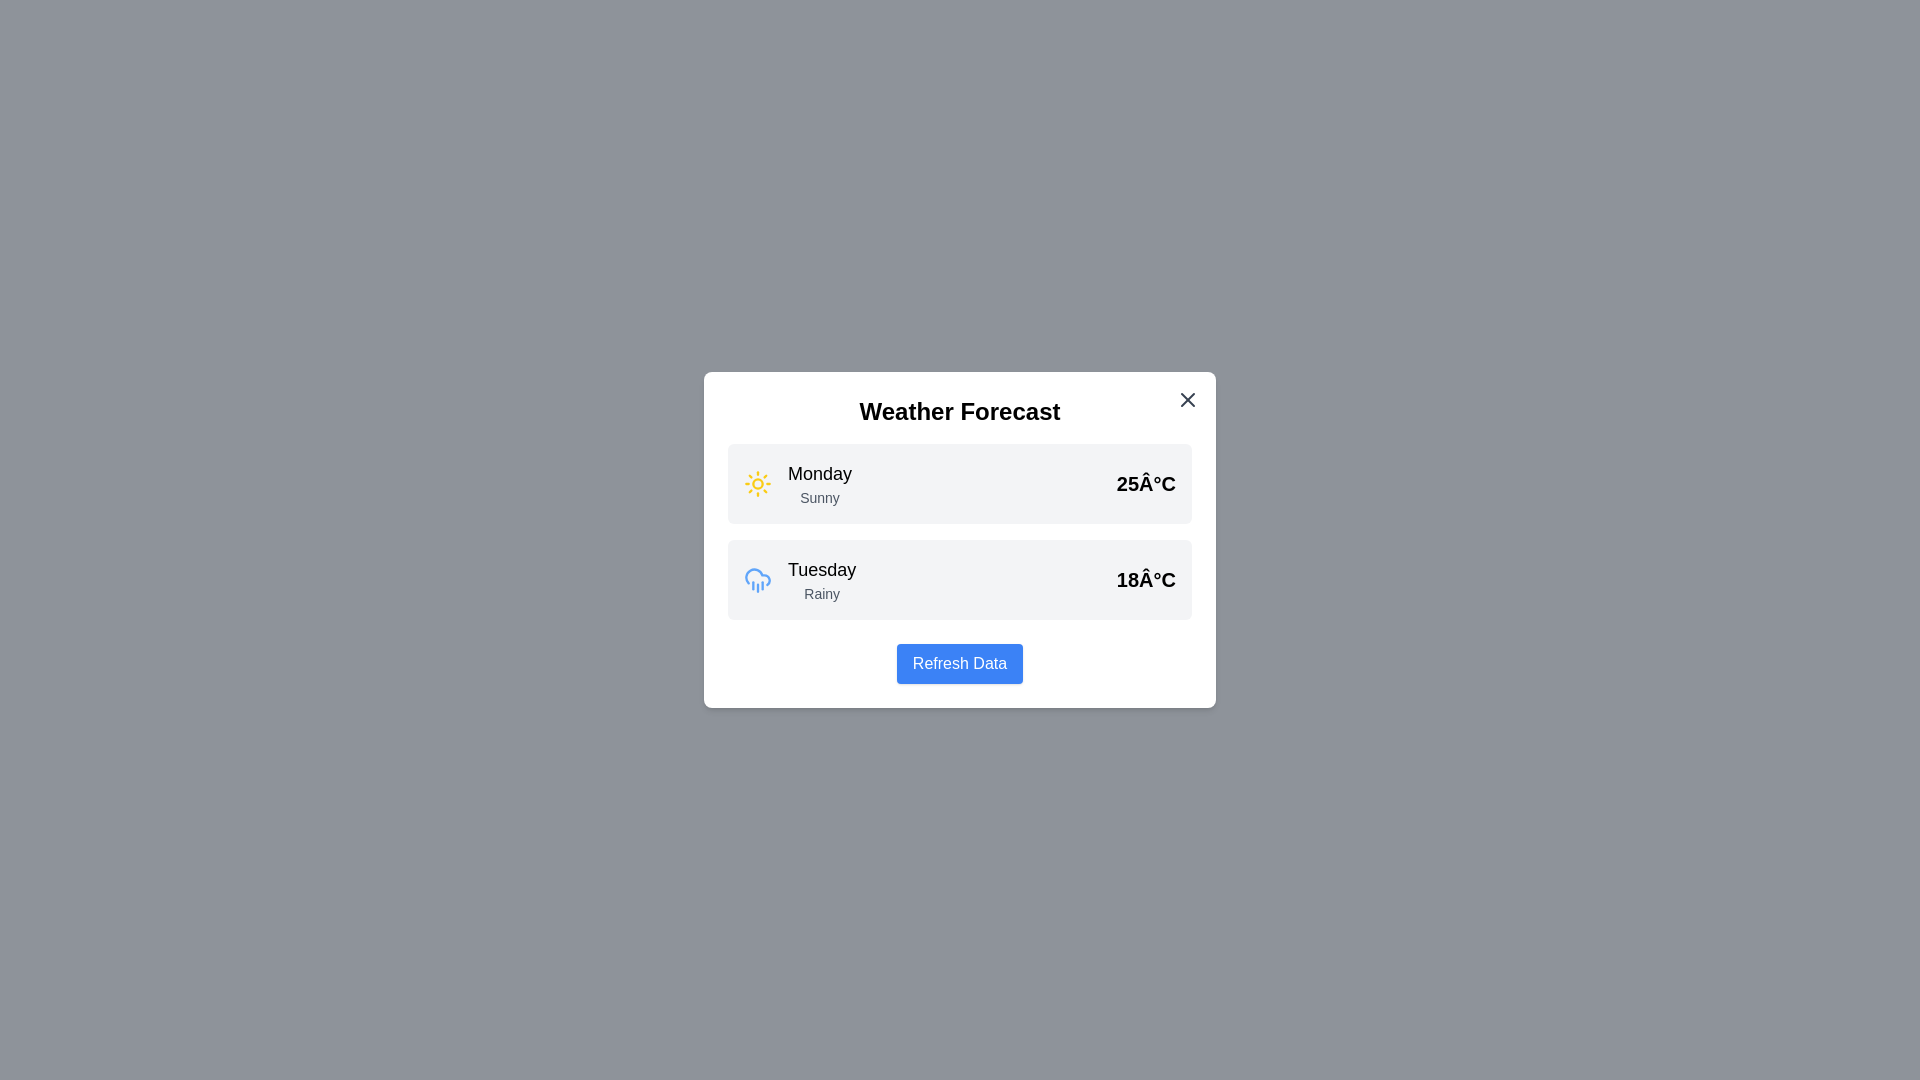 This screenshot has height=1080, width=1920. What do you see at coordinates (822, 570) in the screenshot?
I see `text label displaying 'Tuesday', which is styled in bold black font and located in the second entry of the weather forecast display, above the smaller text indicating 'Rainy'` at bounding box center [822, 570].